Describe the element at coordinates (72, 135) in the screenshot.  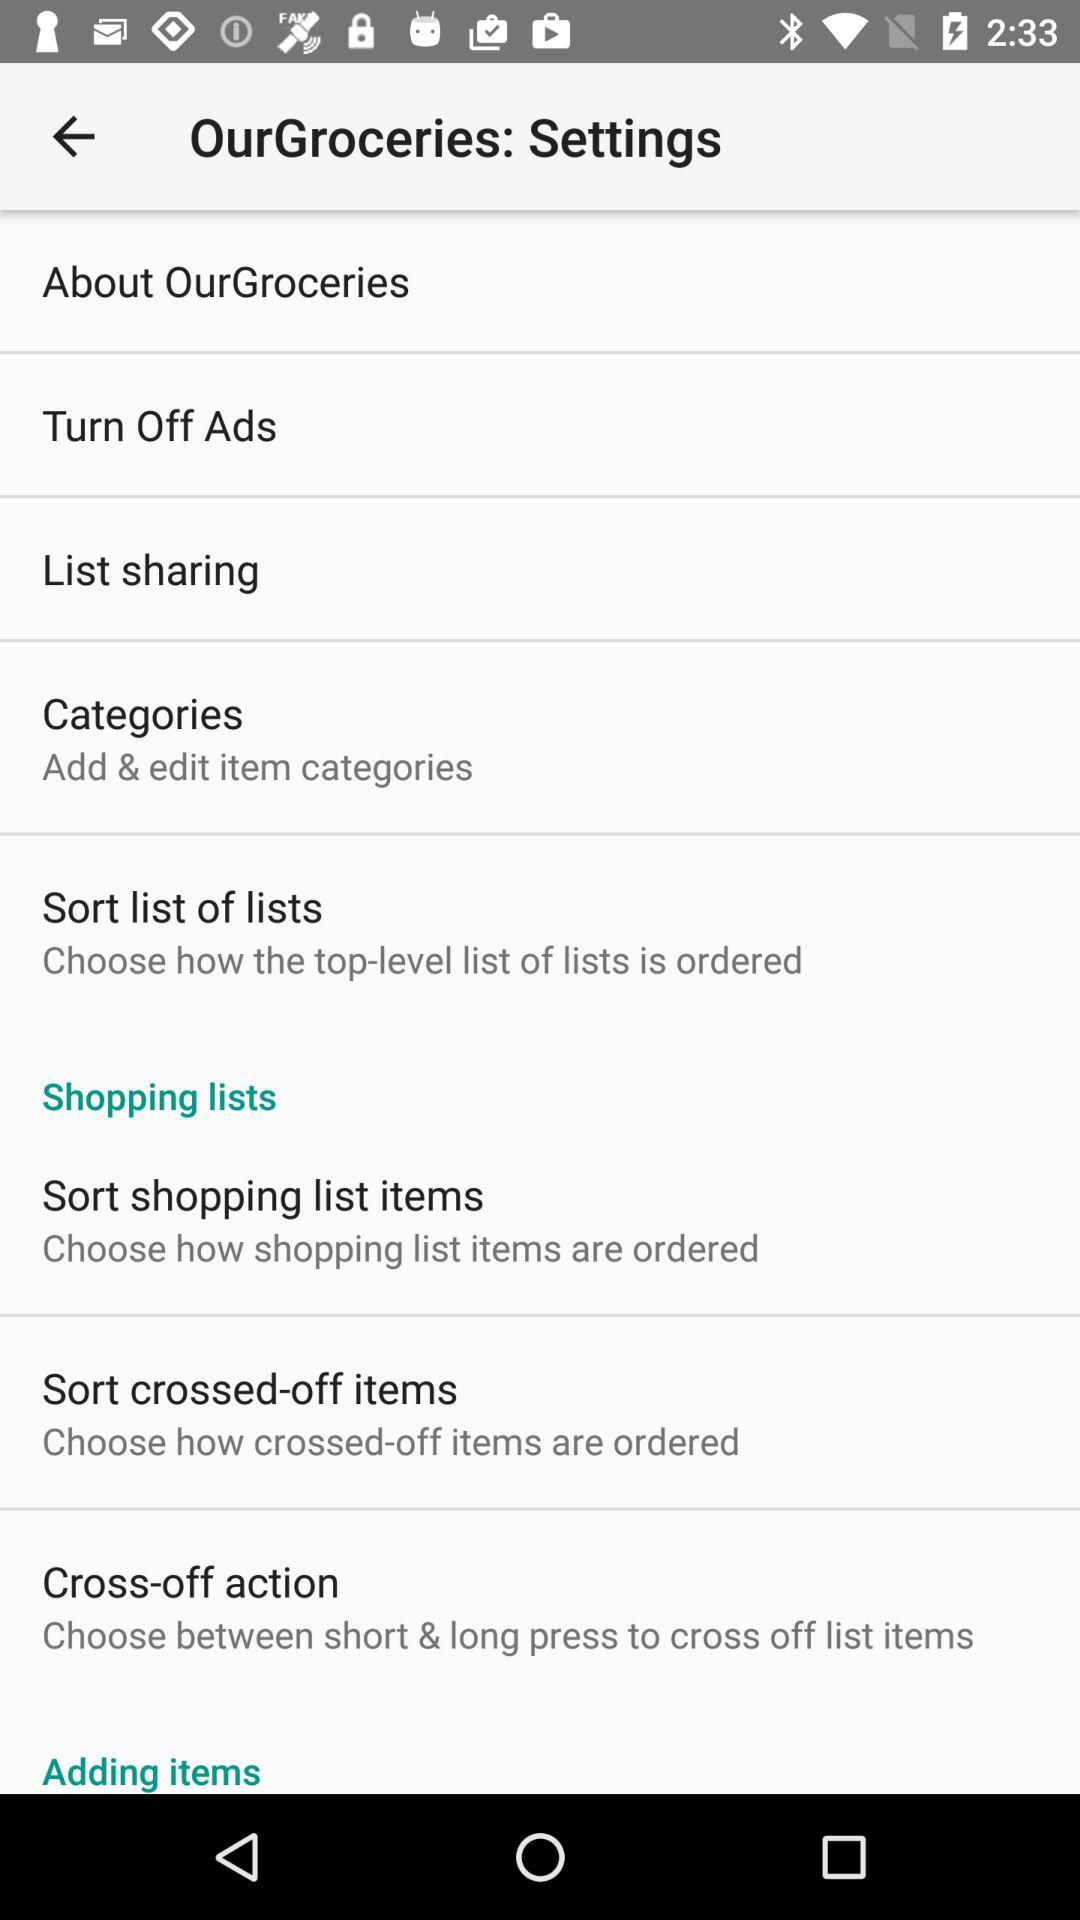
I see `the icon above the about ourgroceries item` at that location.